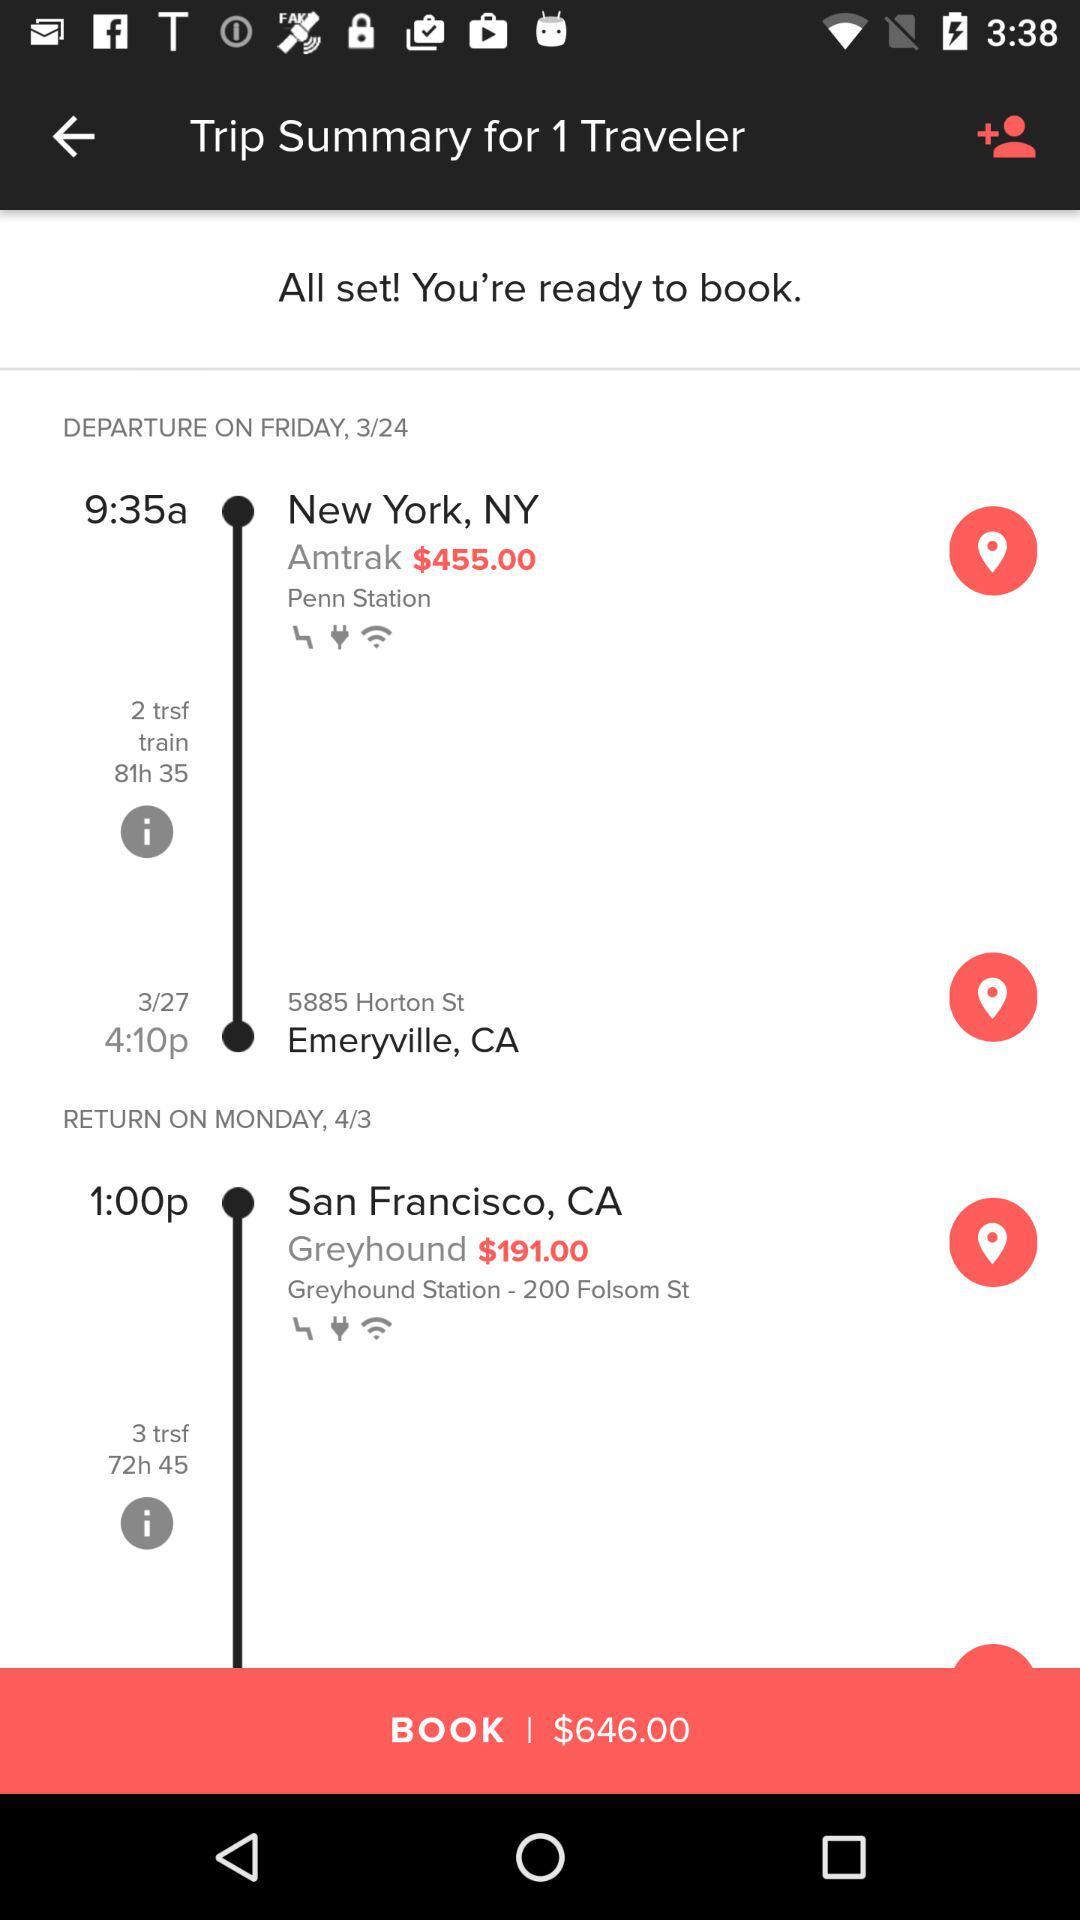 The width and height of the screenshot is (1080, 1920). Describe the element at coordinates (138, 1200) in the screenshot. I see `the 1:00p` at that location.